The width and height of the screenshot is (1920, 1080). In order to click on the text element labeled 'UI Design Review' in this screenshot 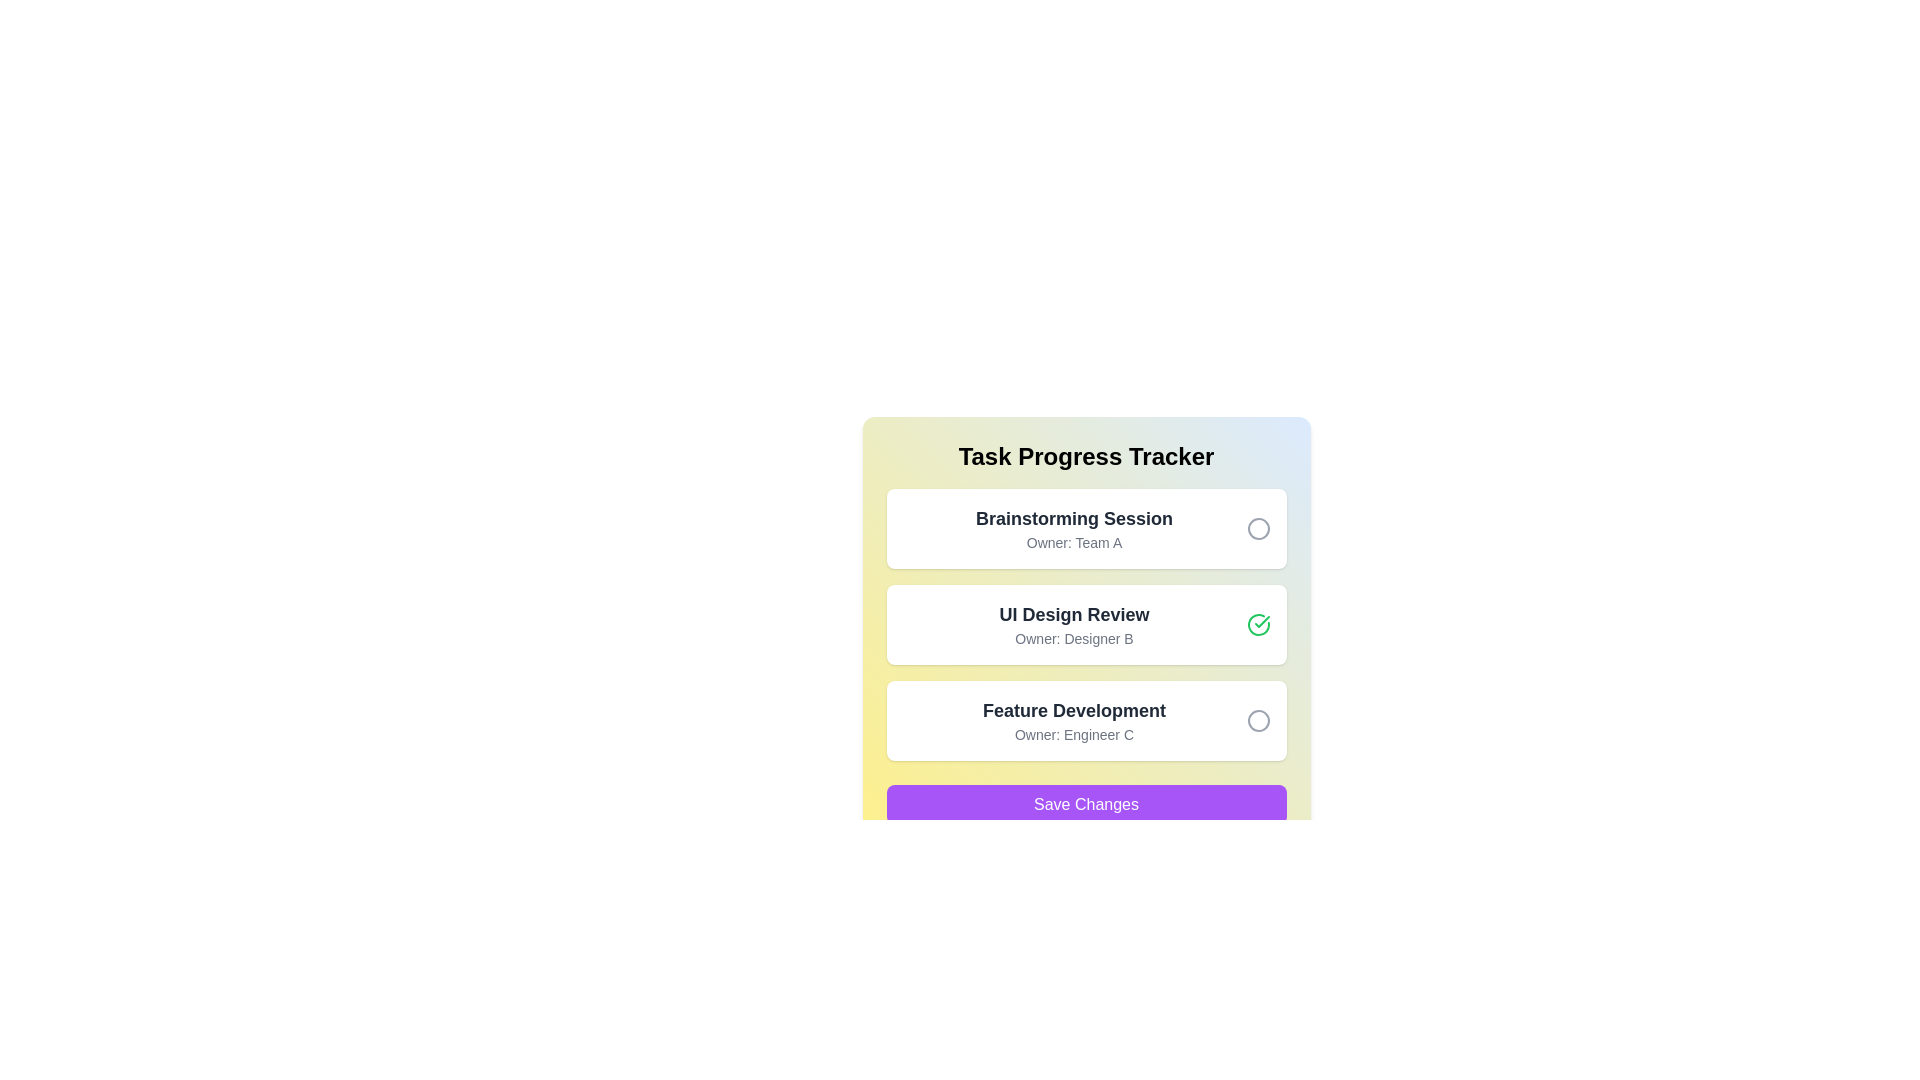, I will do `click(1073, 613)`.